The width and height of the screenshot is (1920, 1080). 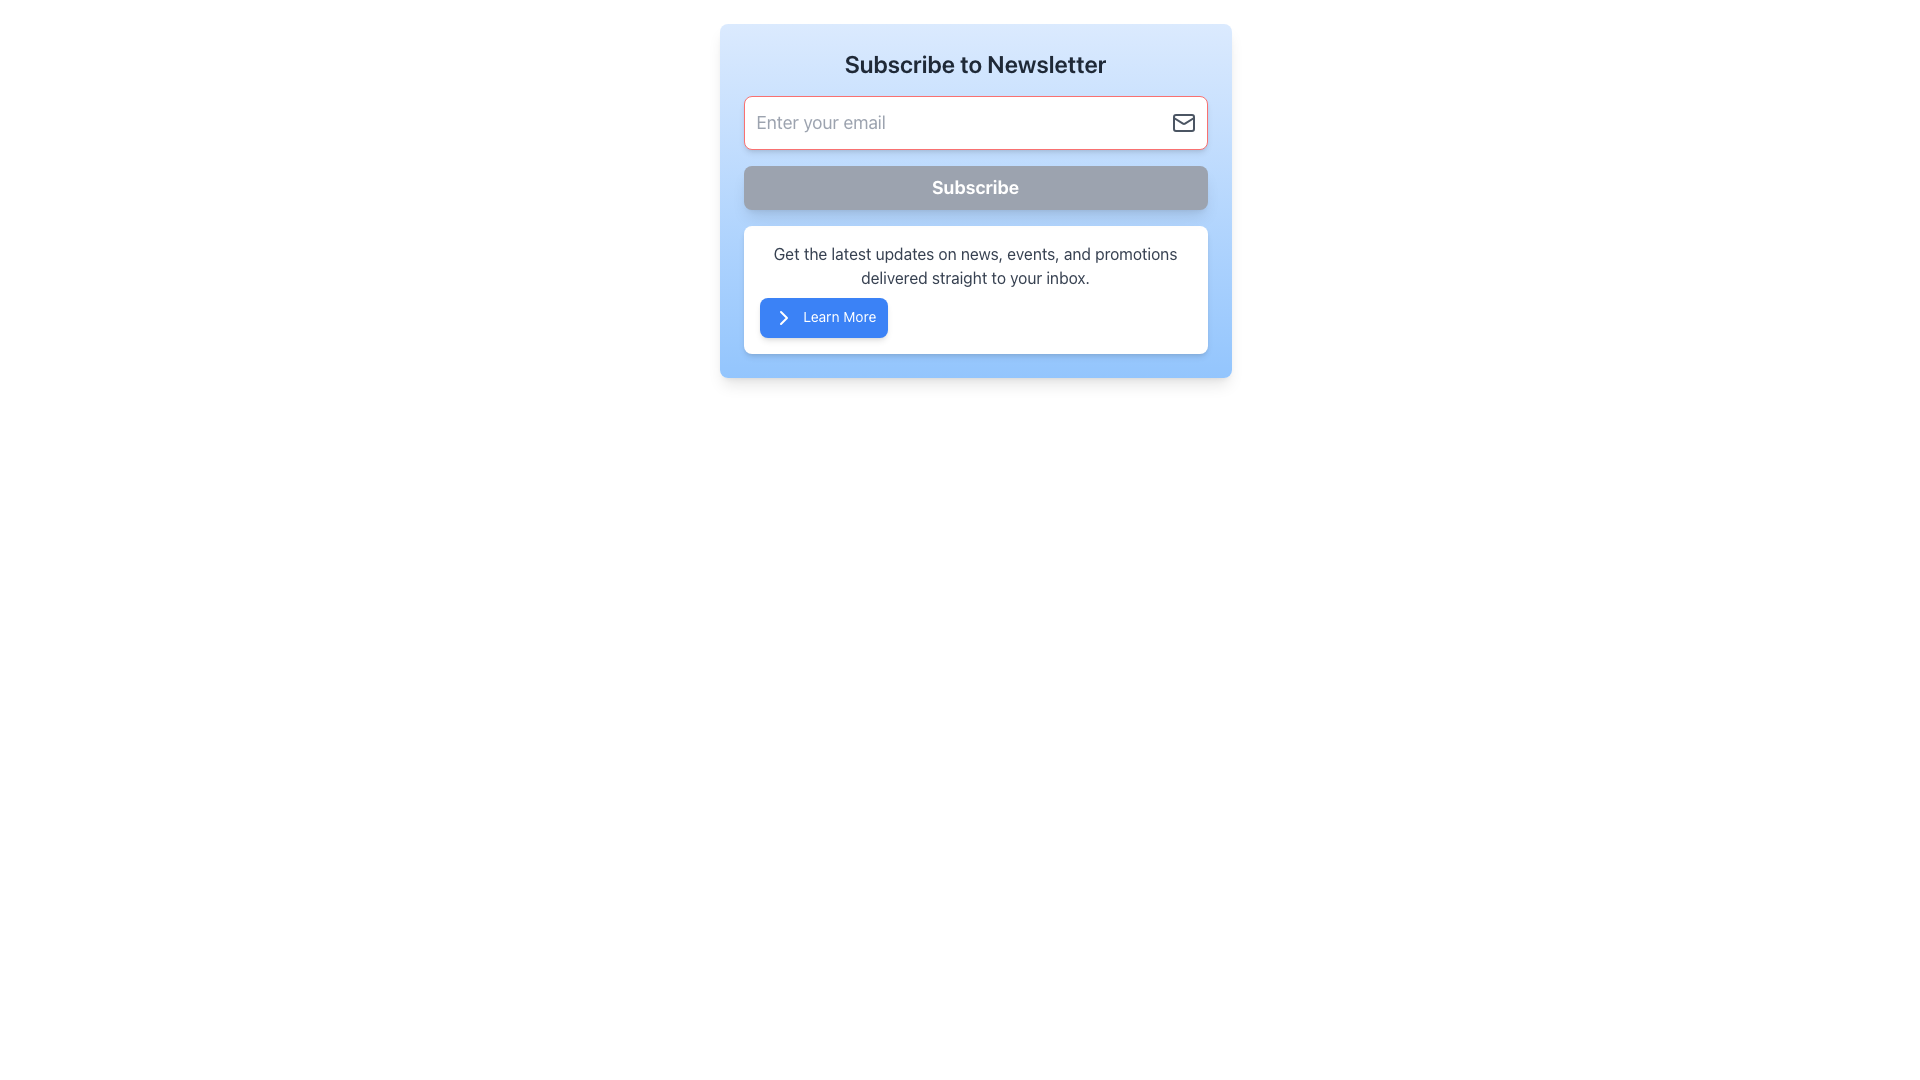 I want to click on the 'Subscribe' button, which is visually distinct with white bold text on a light gray background, located below the 'Enter your email' input box, so click(x=975, y=200).